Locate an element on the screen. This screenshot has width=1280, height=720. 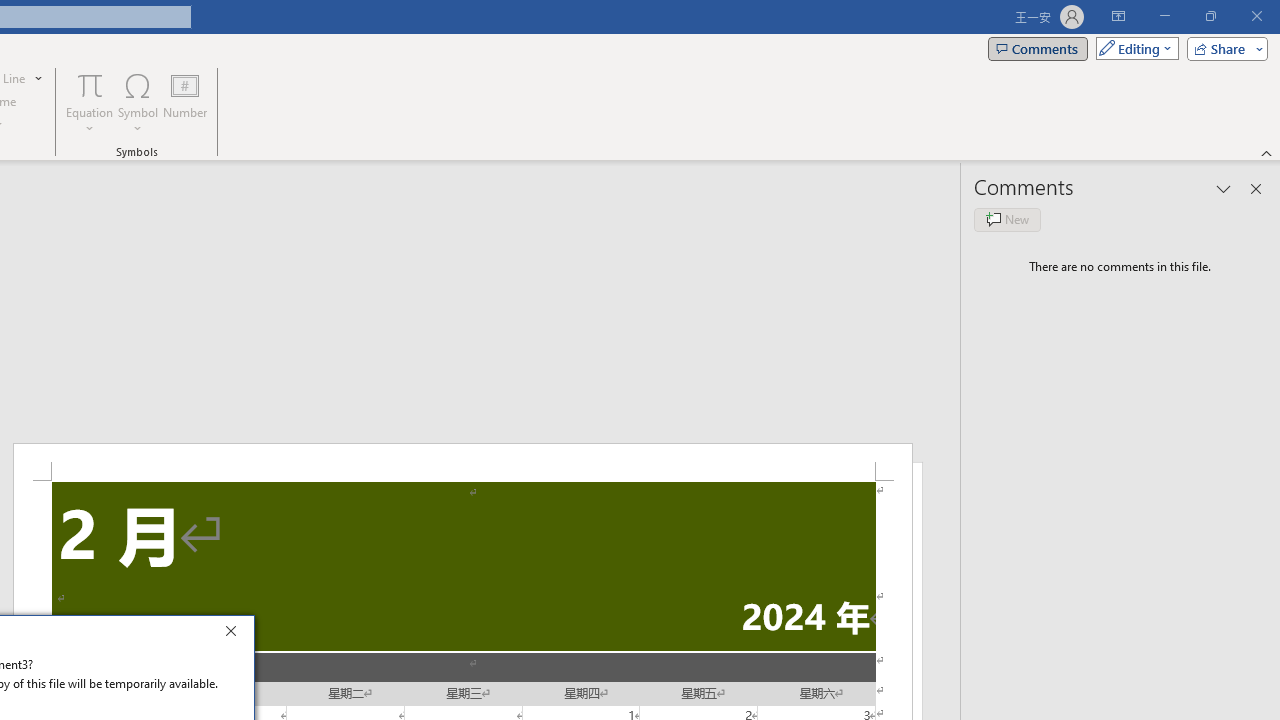
'Ribbon Display Options' is located at coordinates (1117, 16).